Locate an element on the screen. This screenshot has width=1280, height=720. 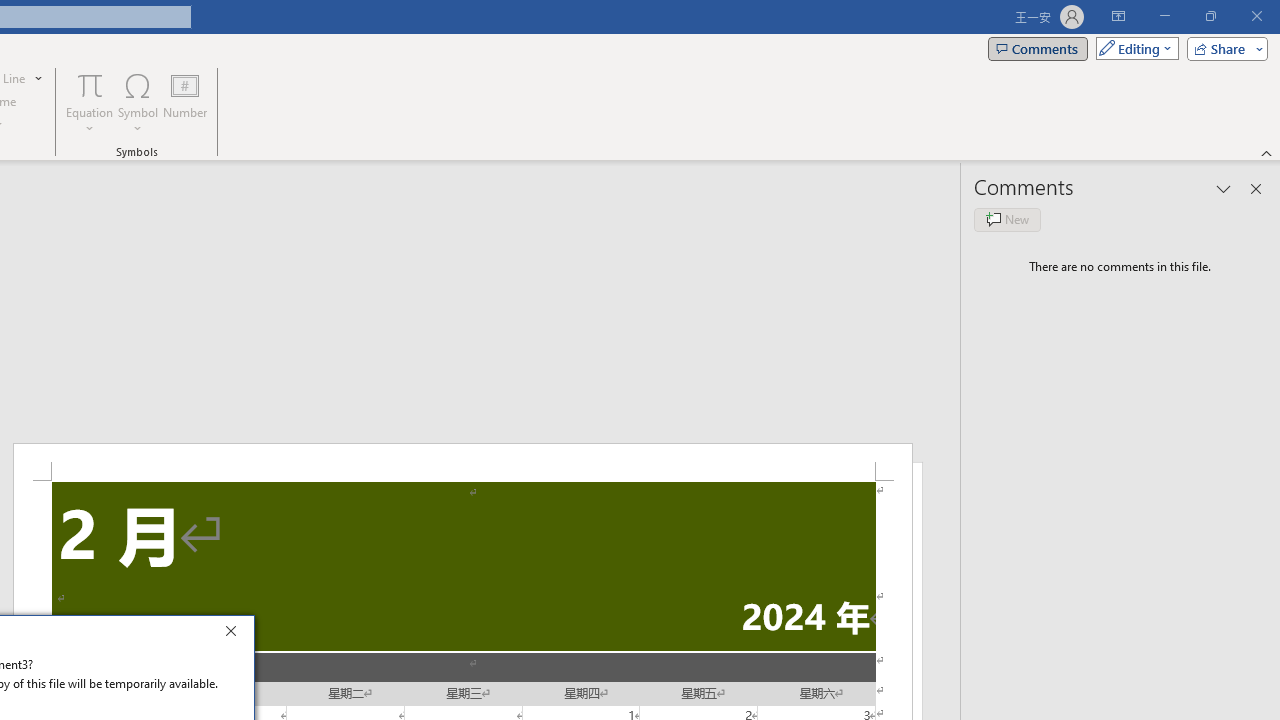
'Ribbon Display Options' is located at coordinates (1117, 16).